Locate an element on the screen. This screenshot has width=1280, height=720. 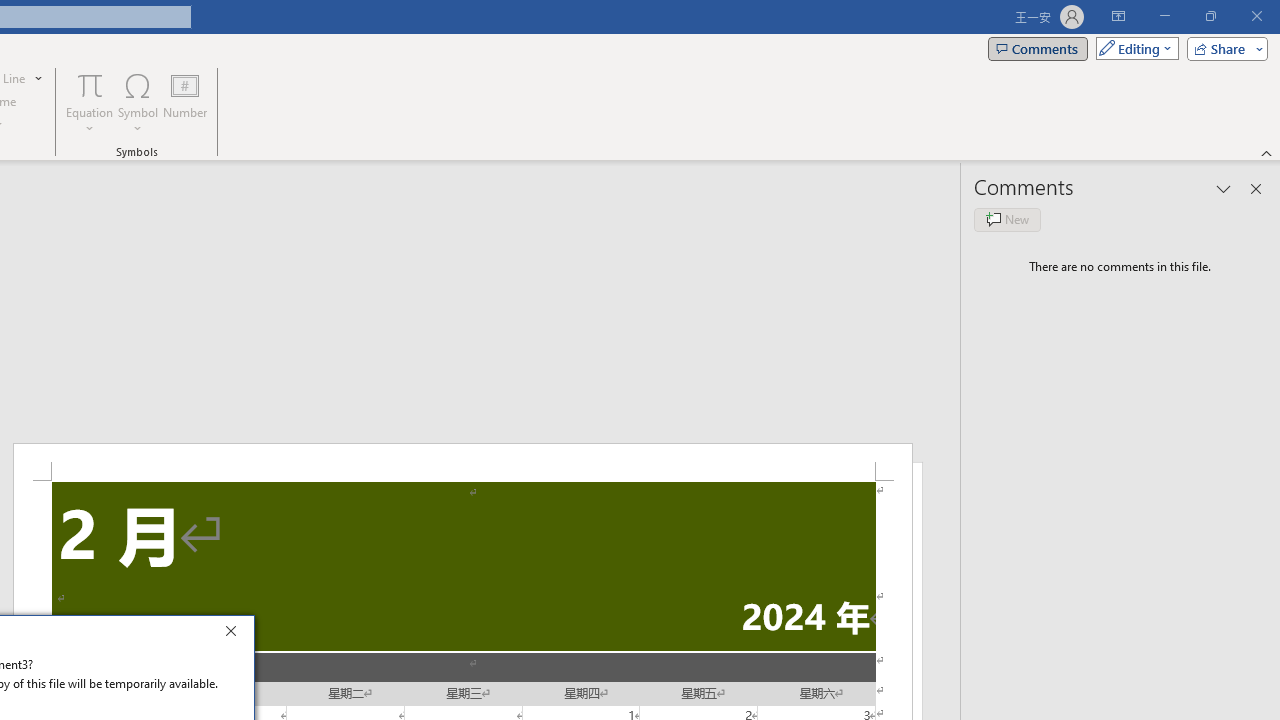
'Ribbon Display Options' is located at coordinates (1117, 16).